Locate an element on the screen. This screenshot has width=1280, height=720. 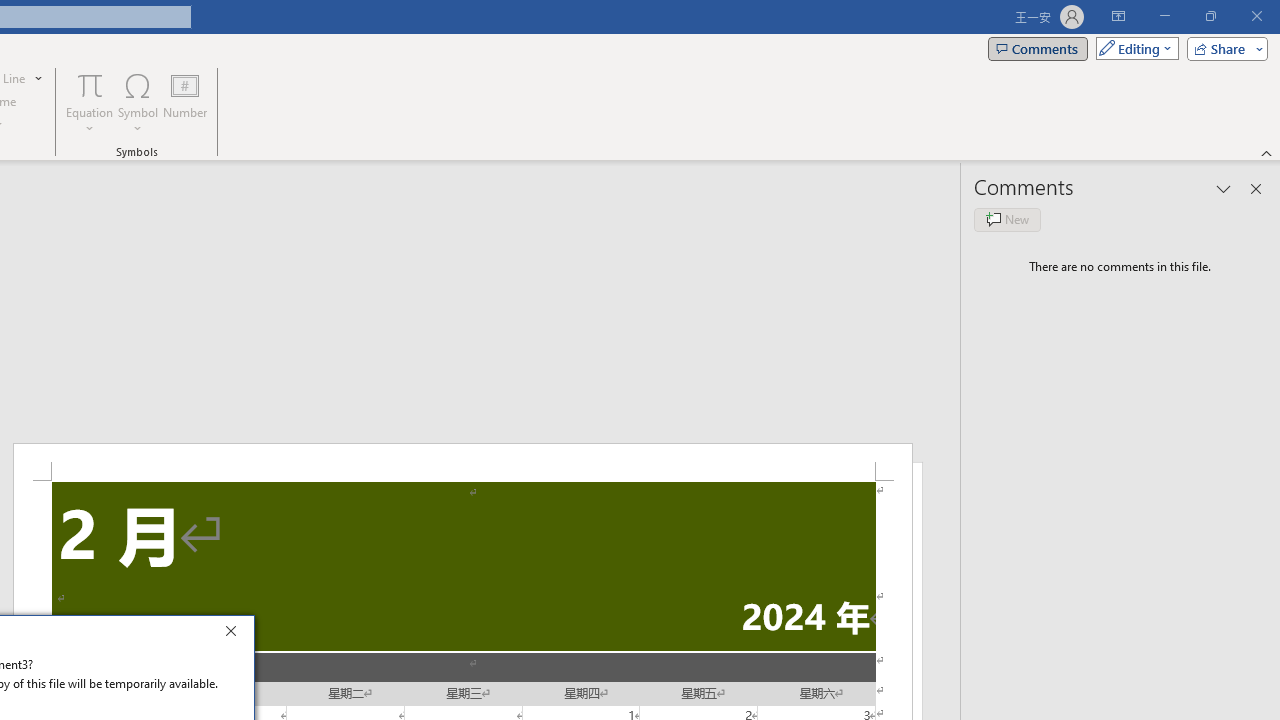
'Ribbon Display Options' is located at coordinates (1117, 16).